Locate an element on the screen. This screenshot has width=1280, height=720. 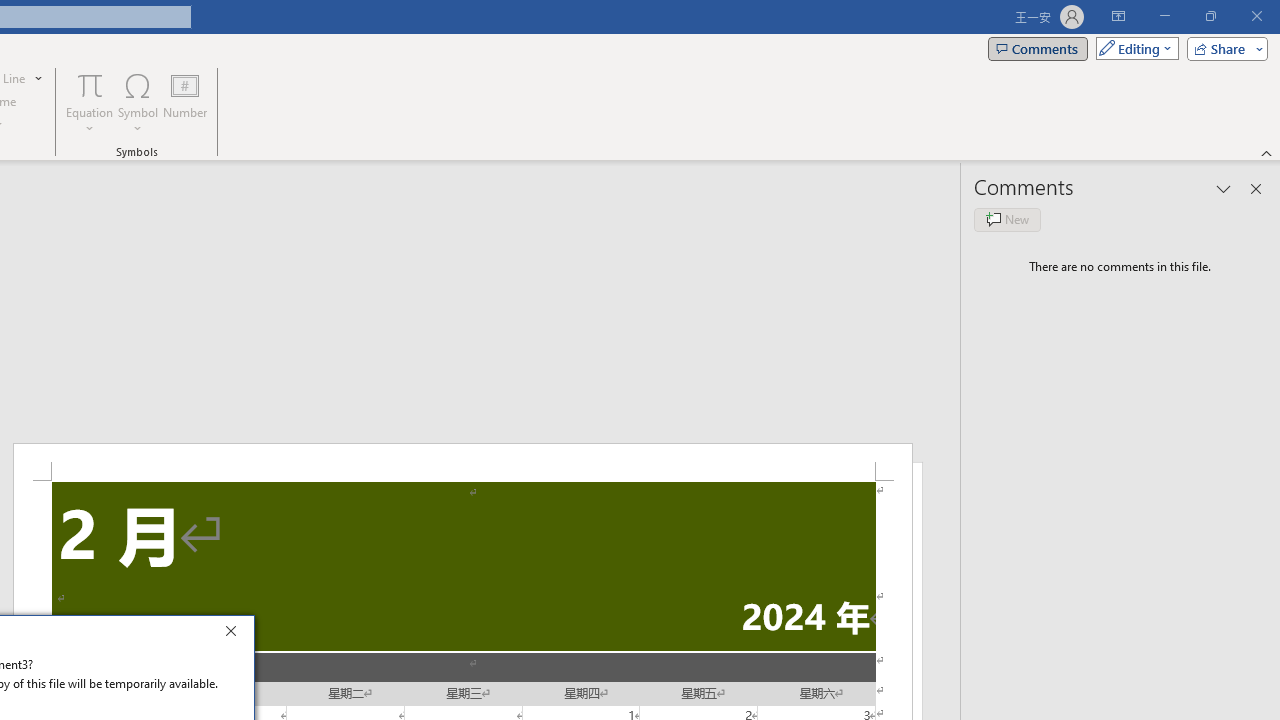
'Ribbon Display Options' is located at coordinates (1117, 16).